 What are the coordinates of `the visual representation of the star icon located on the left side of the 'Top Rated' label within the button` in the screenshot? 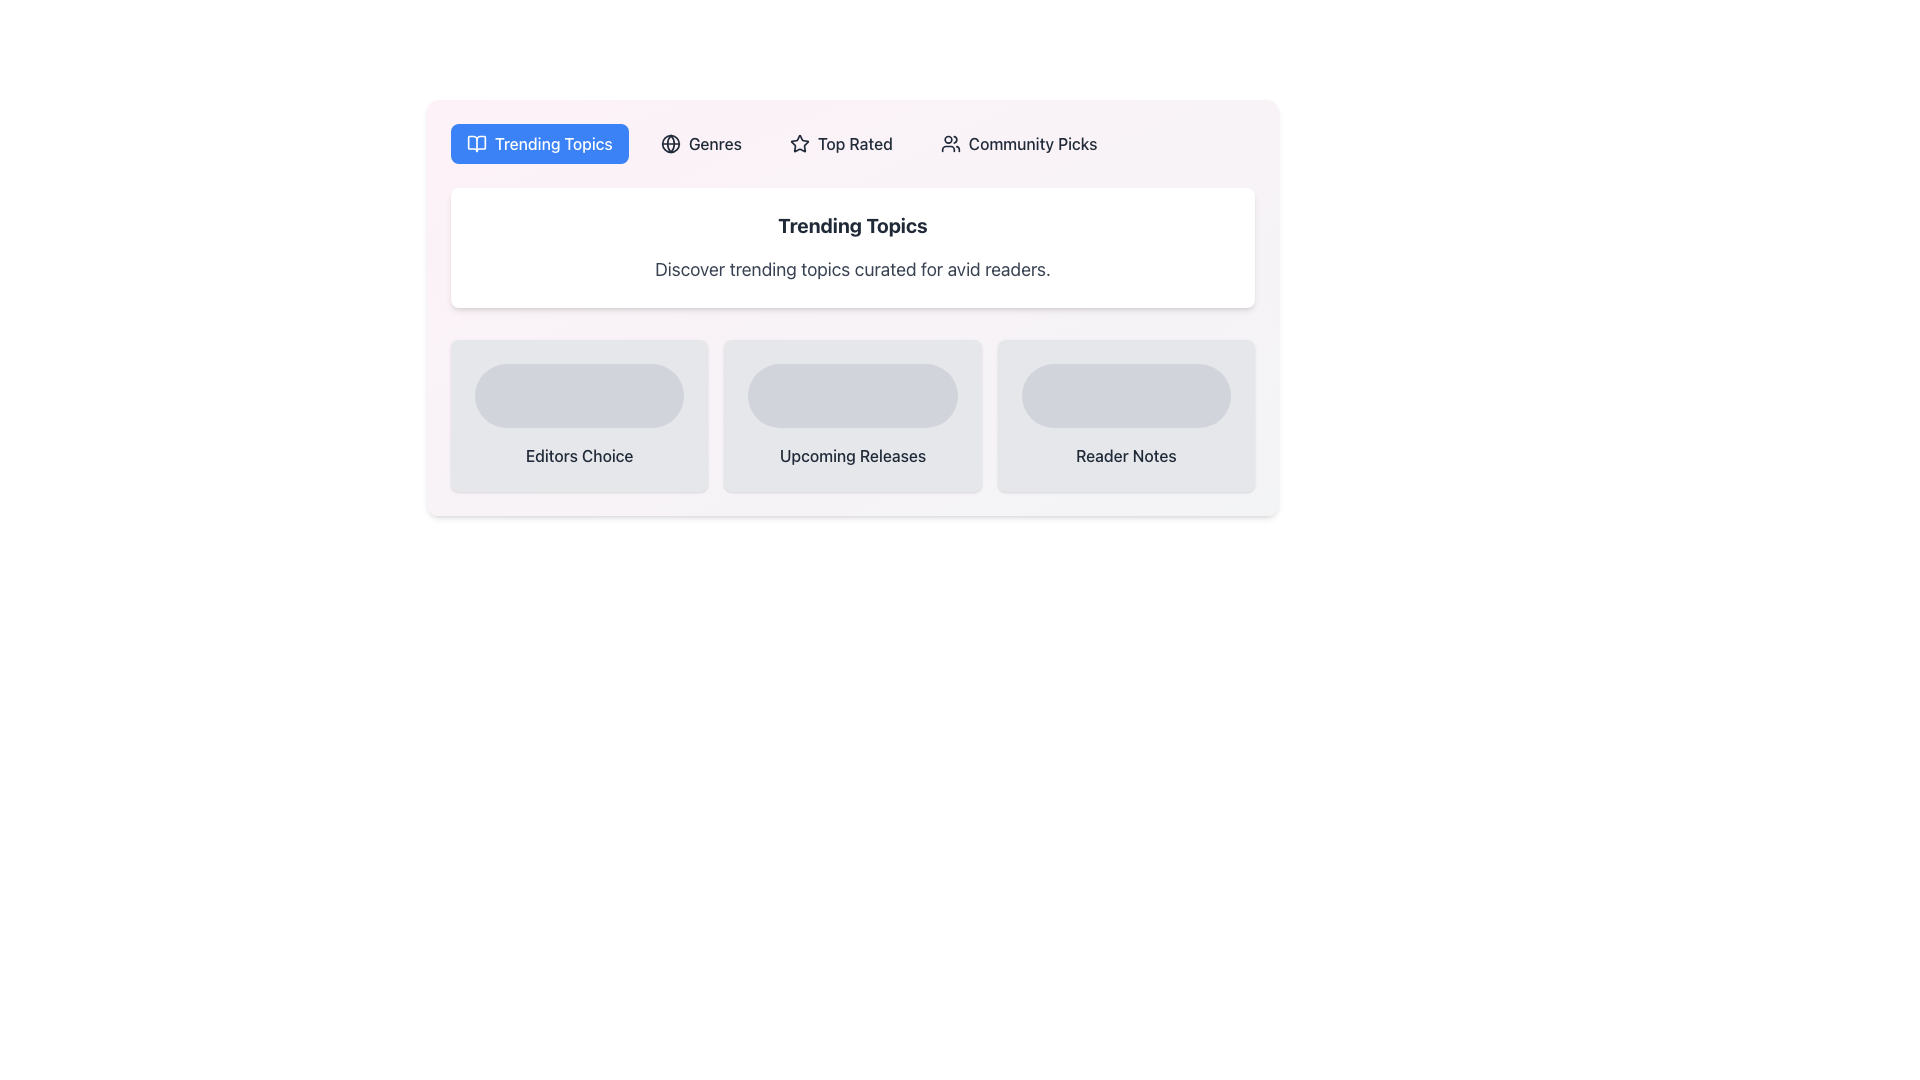 It's located at (798, 142).